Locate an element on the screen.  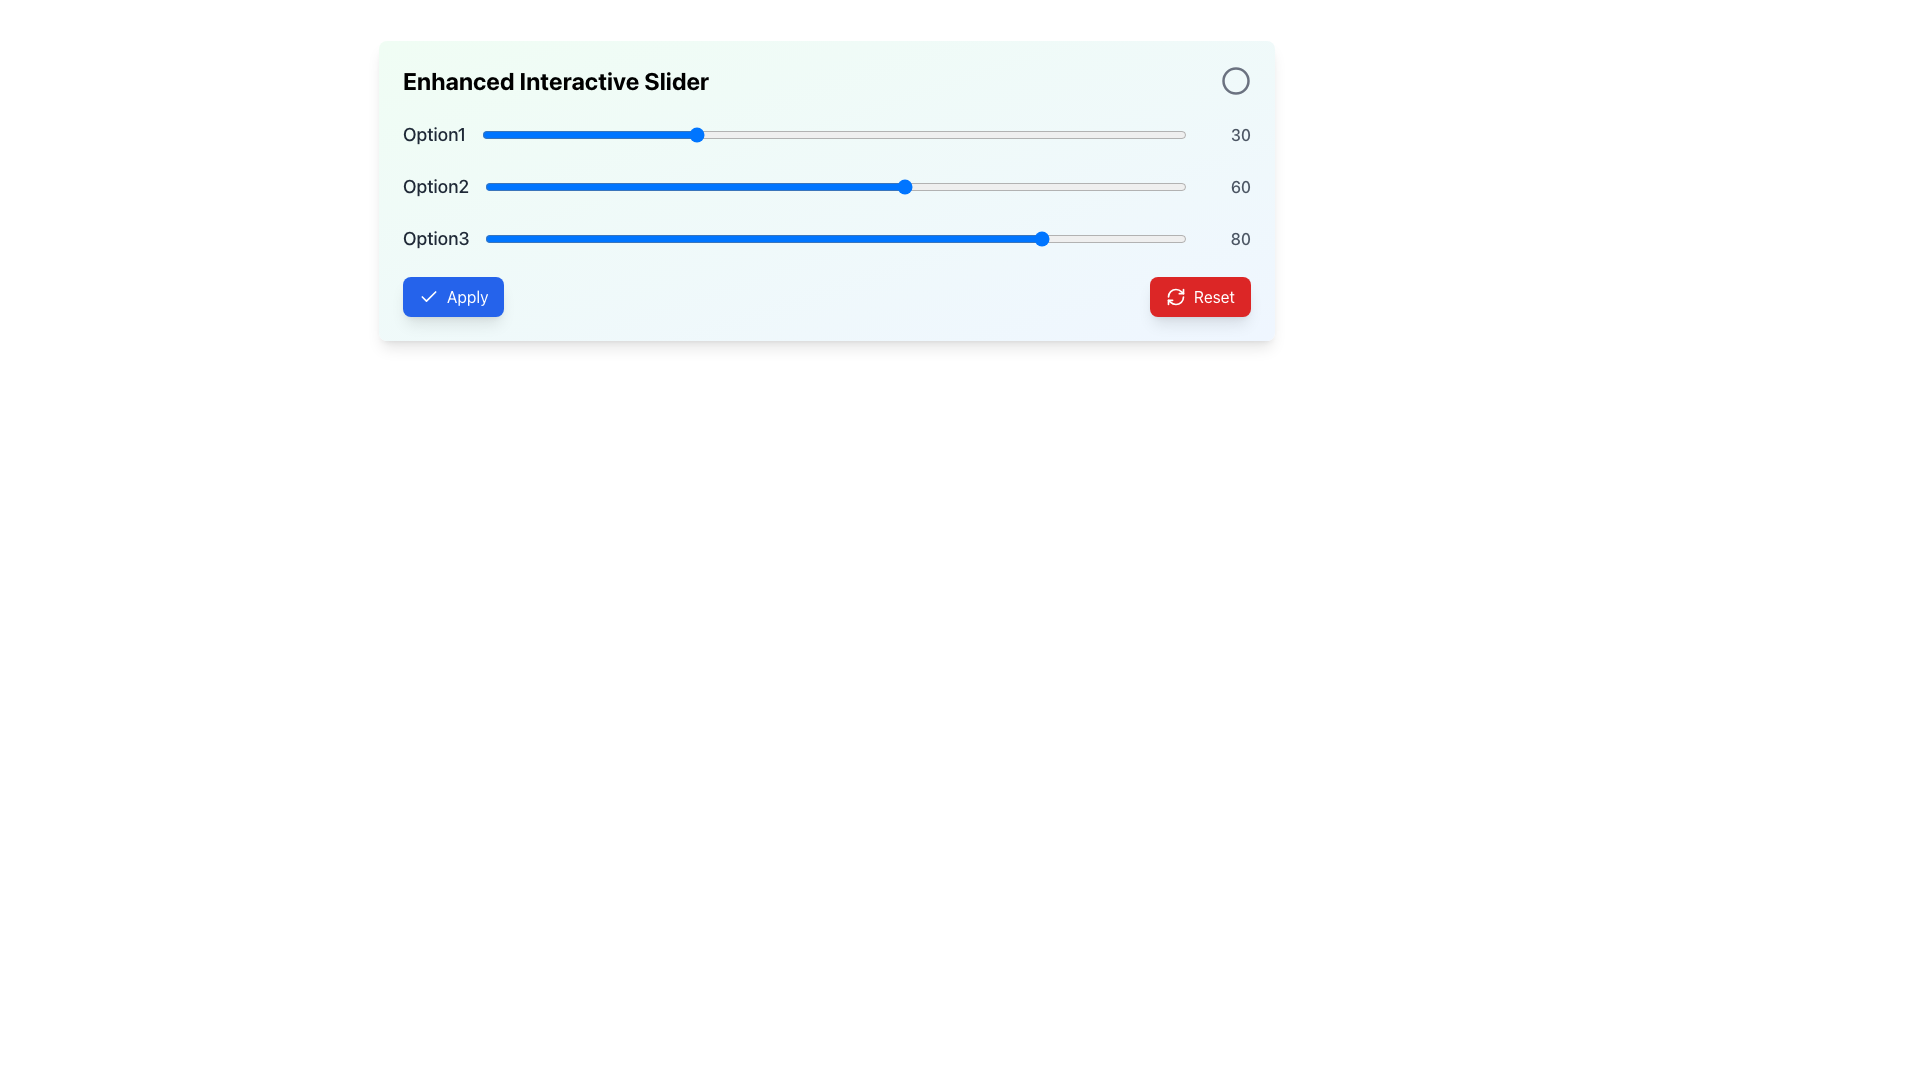
the slider is located at coordinates (953, 135).